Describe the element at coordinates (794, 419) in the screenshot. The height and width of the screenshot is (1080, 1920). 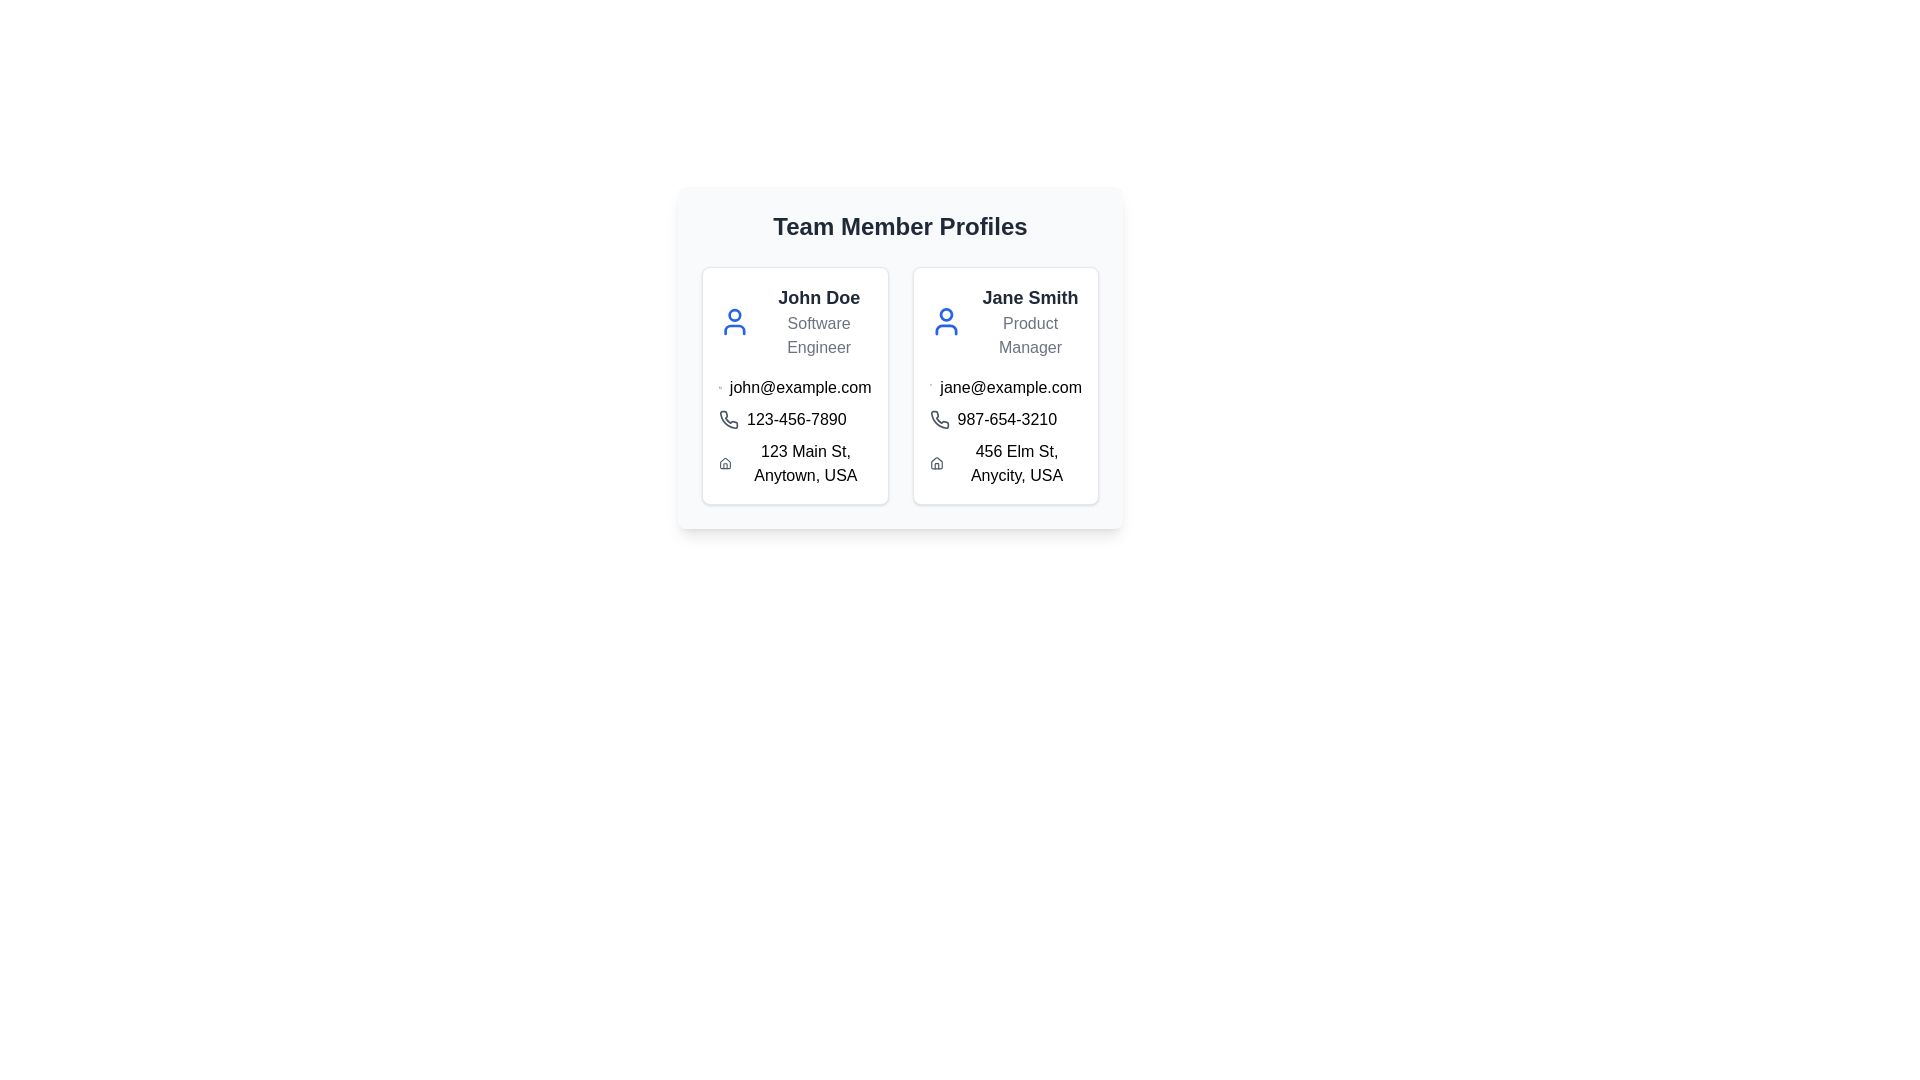
I see `the contact phone number text for team member John Doe, which is the second row of text in the left card of a two-column layout` at that location.